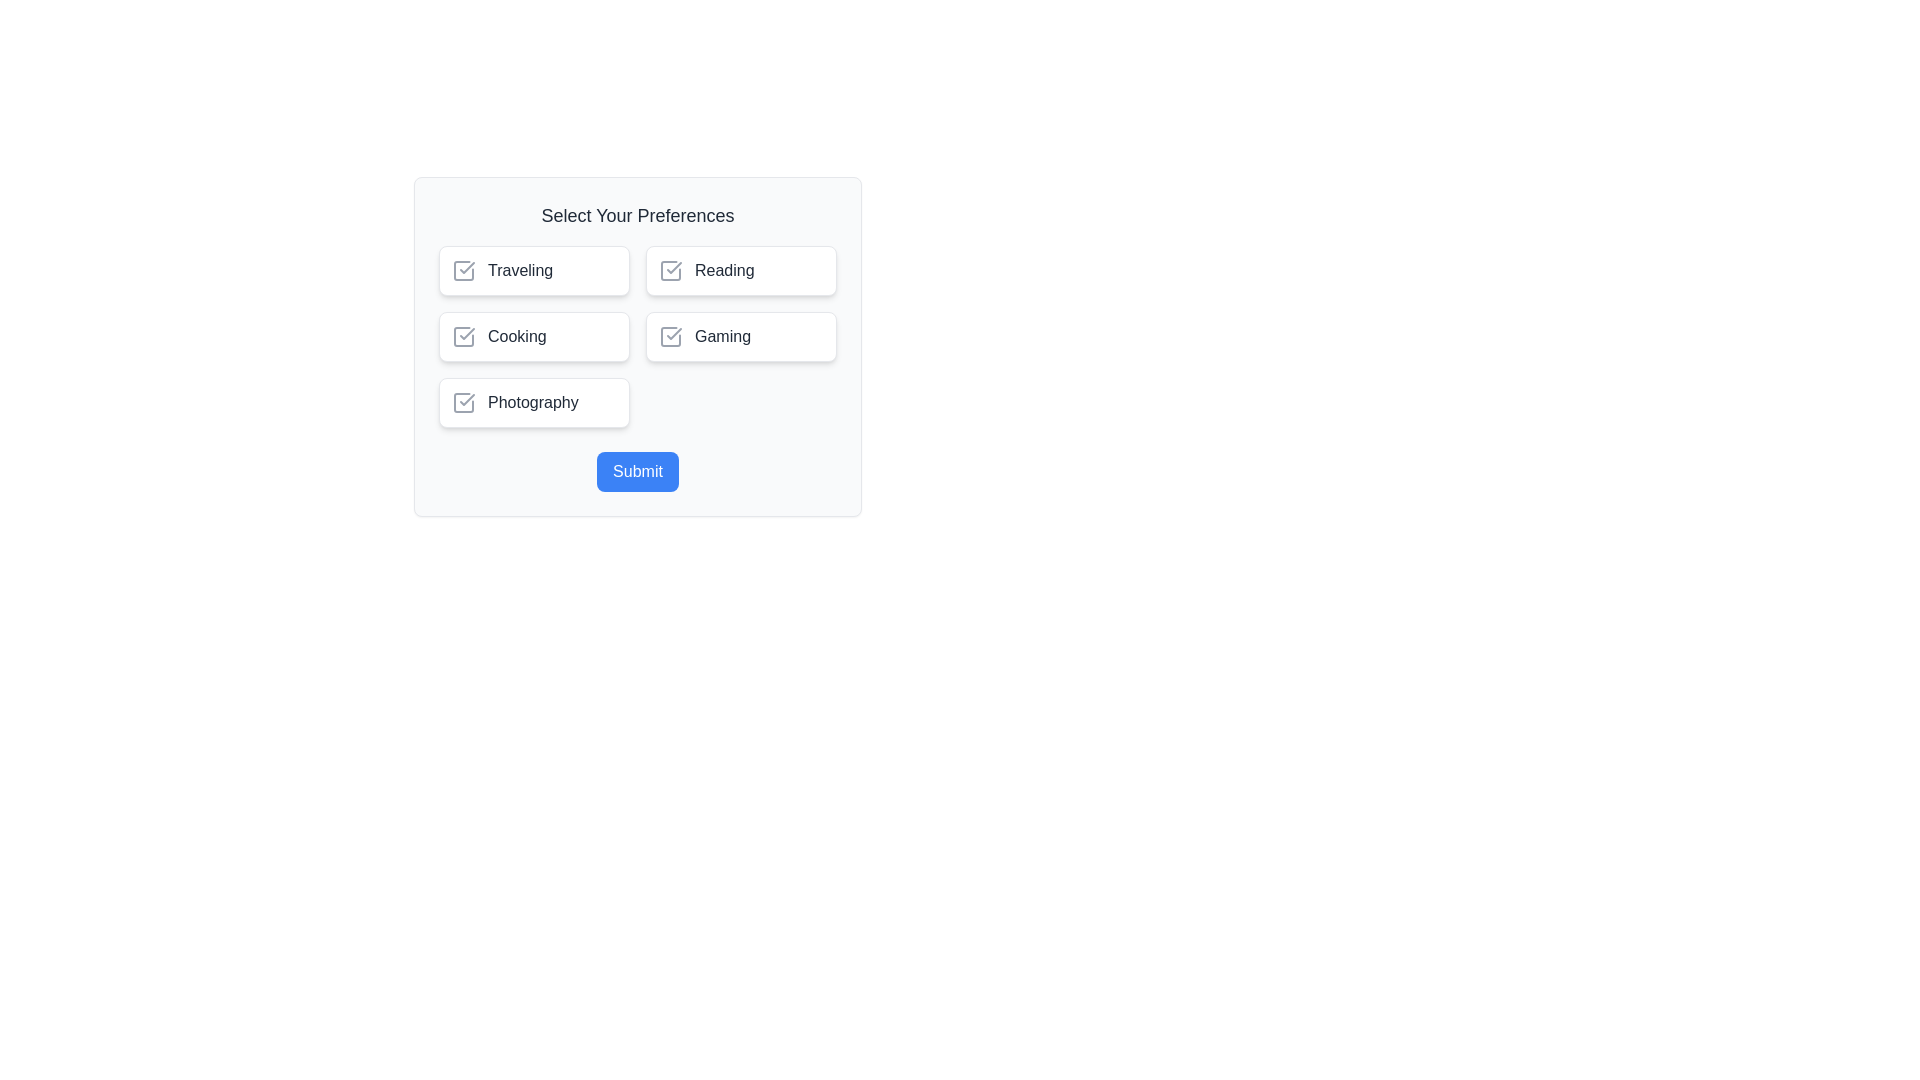 This screenshot has height=1080, width=1920. What do you see at coordinates (723, 270) in the screenshot?
I see `the 'Reading' preference label located in the second column of the first row under the 'Select Your Preferences' heading` at bounding box center [723, 270].